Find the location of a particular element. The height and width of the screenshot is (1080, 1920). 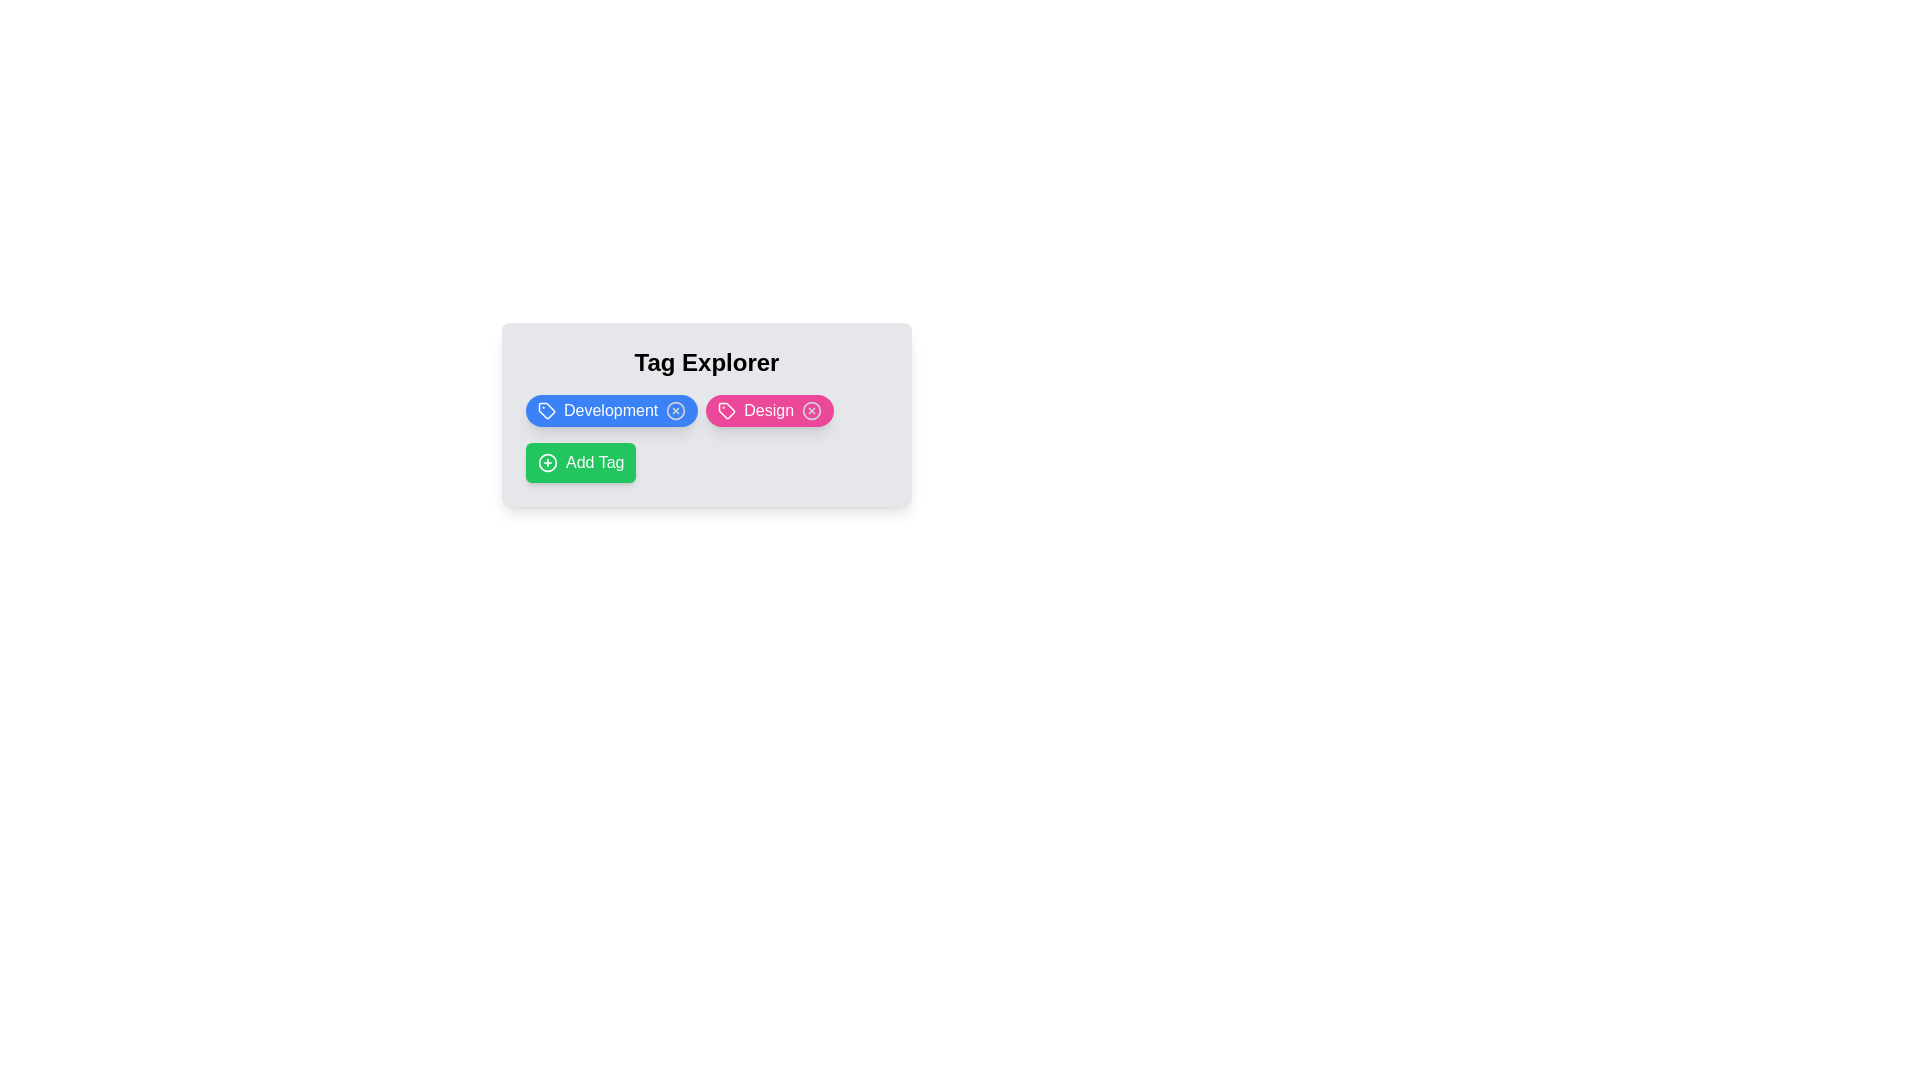

the 'Add Tag' button to add a new tag is located at coordinates (579, 462).